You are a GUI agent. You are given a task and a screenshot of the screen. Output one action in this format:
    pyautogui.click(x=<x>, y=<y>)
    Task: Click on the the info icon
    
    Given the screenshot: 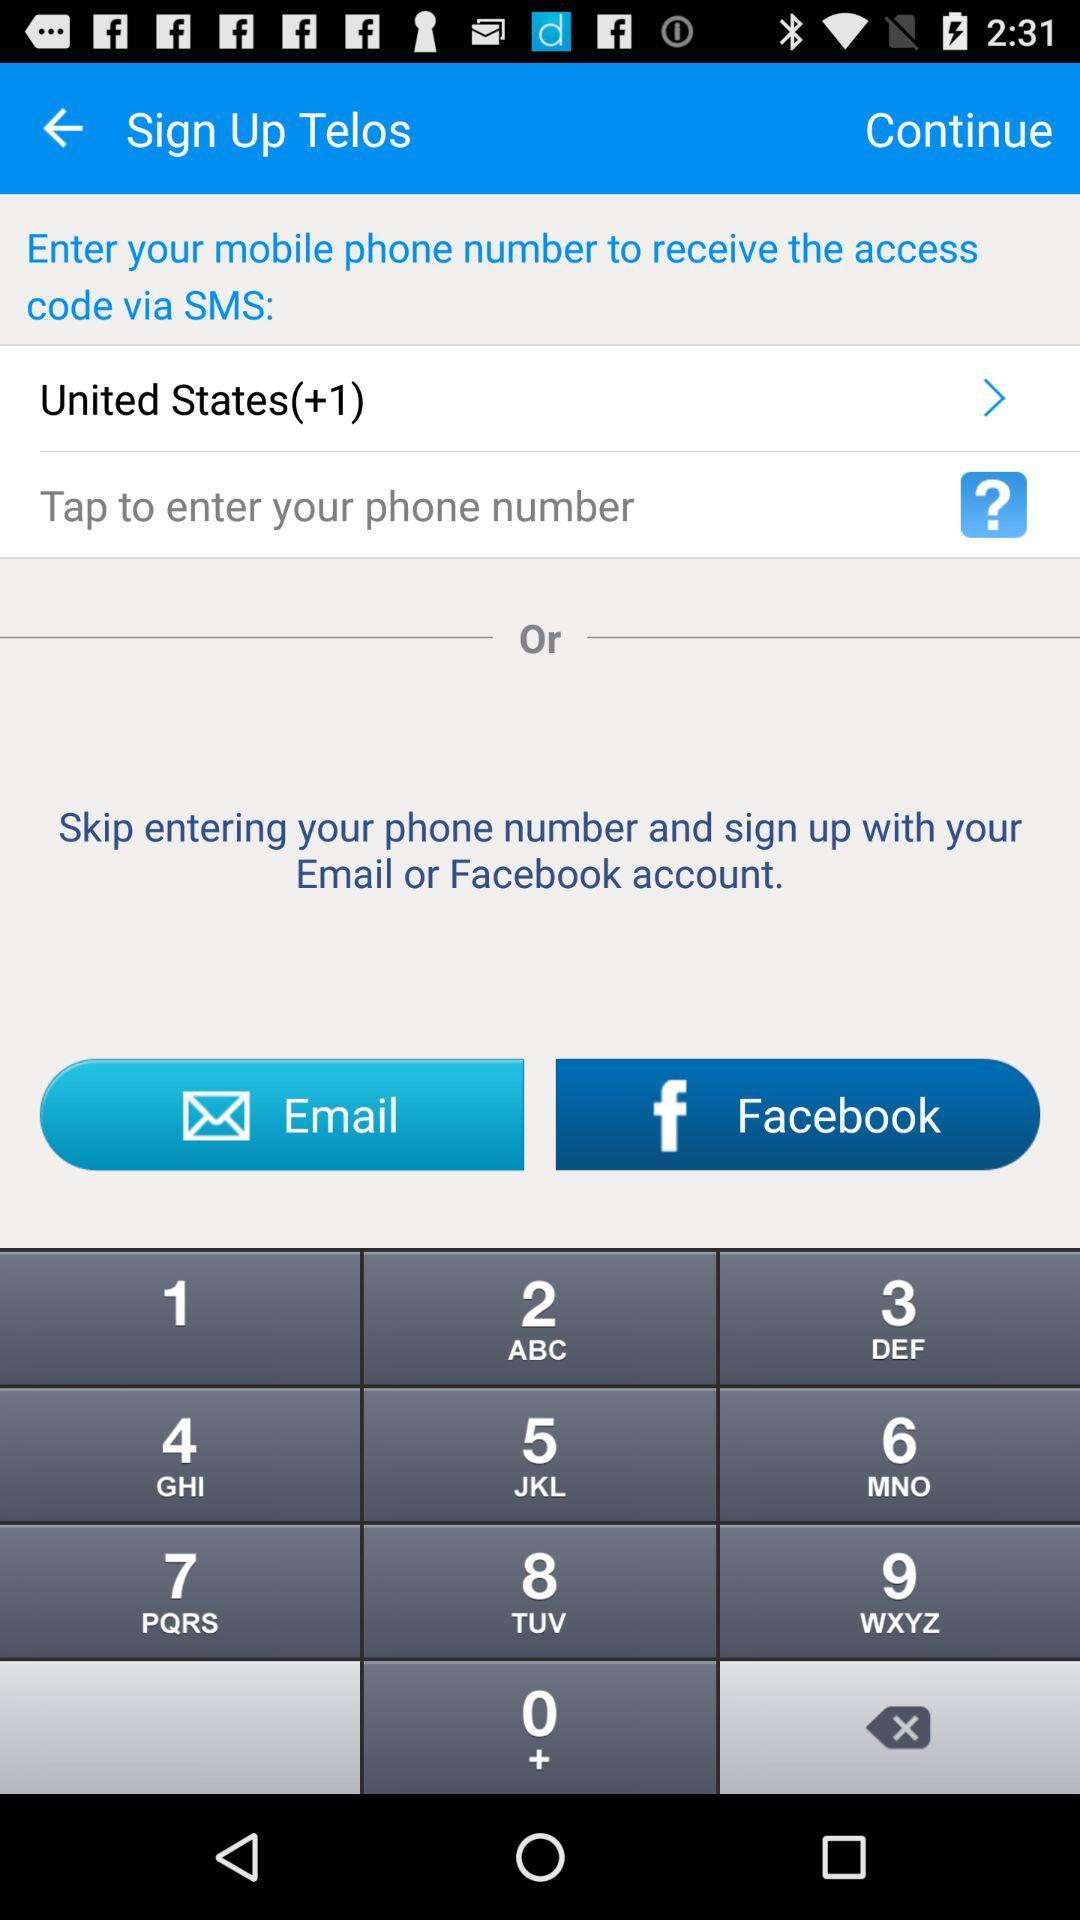 What is the action you would take?
    pyautogui.click(x=180, y=1409)
    